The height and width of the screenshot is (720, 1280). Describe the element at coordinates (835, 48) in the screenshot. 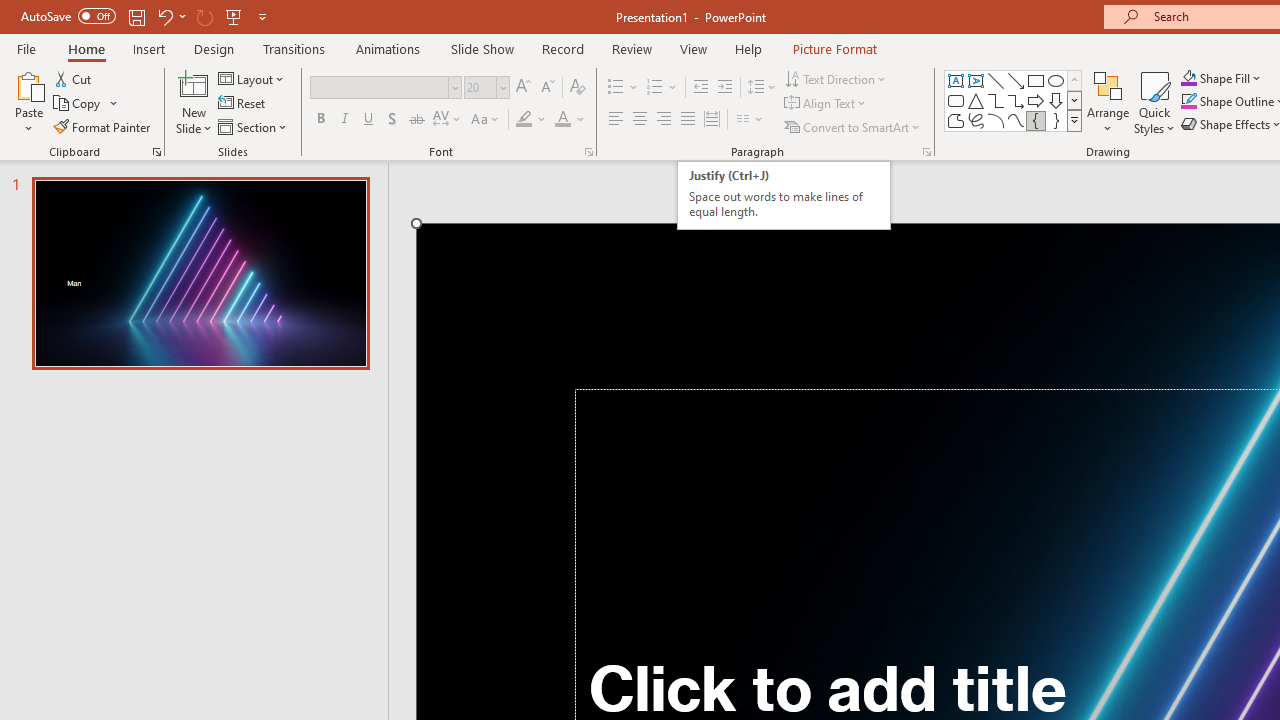

I see `'Picture Format'` at that location.